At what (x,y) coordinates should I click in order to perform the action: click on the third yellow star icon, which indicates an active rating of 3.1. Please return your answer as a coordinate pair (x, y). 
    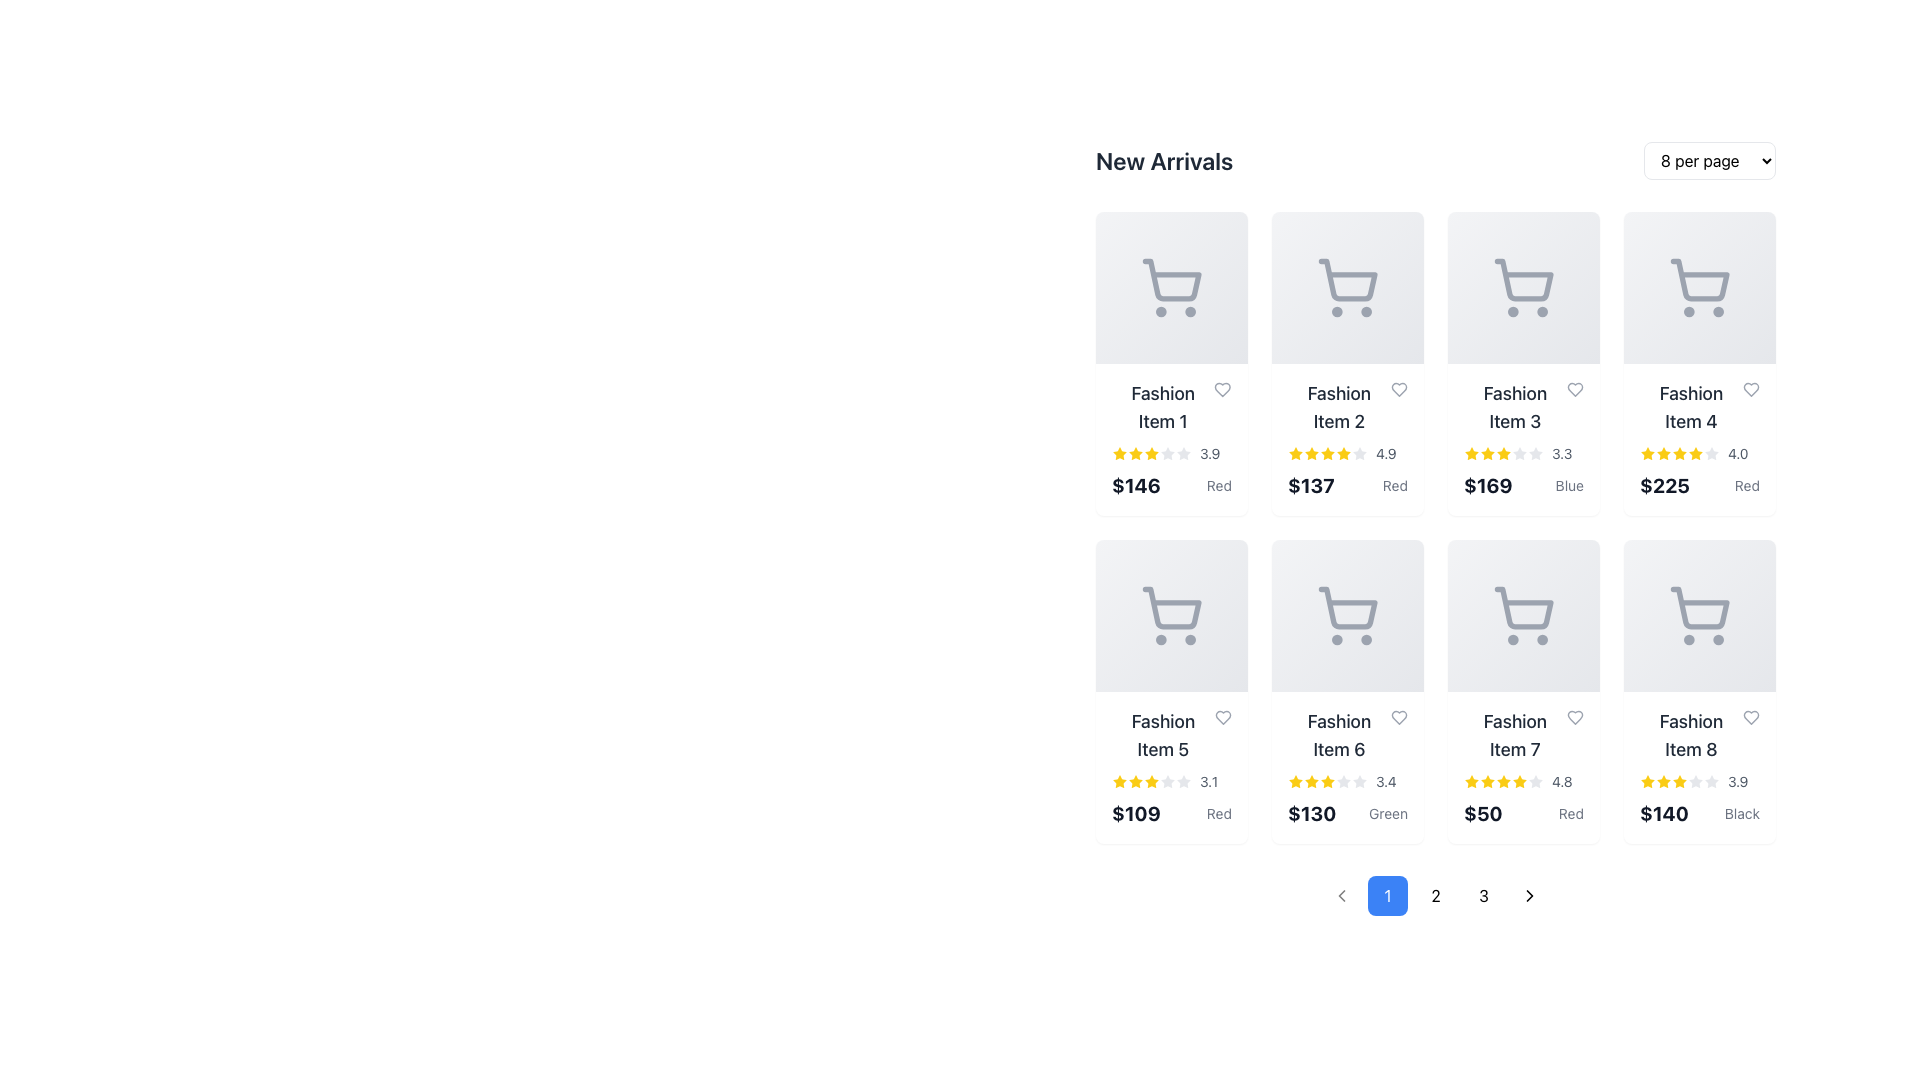
    Looking at the image, I should click on (1136, 781).